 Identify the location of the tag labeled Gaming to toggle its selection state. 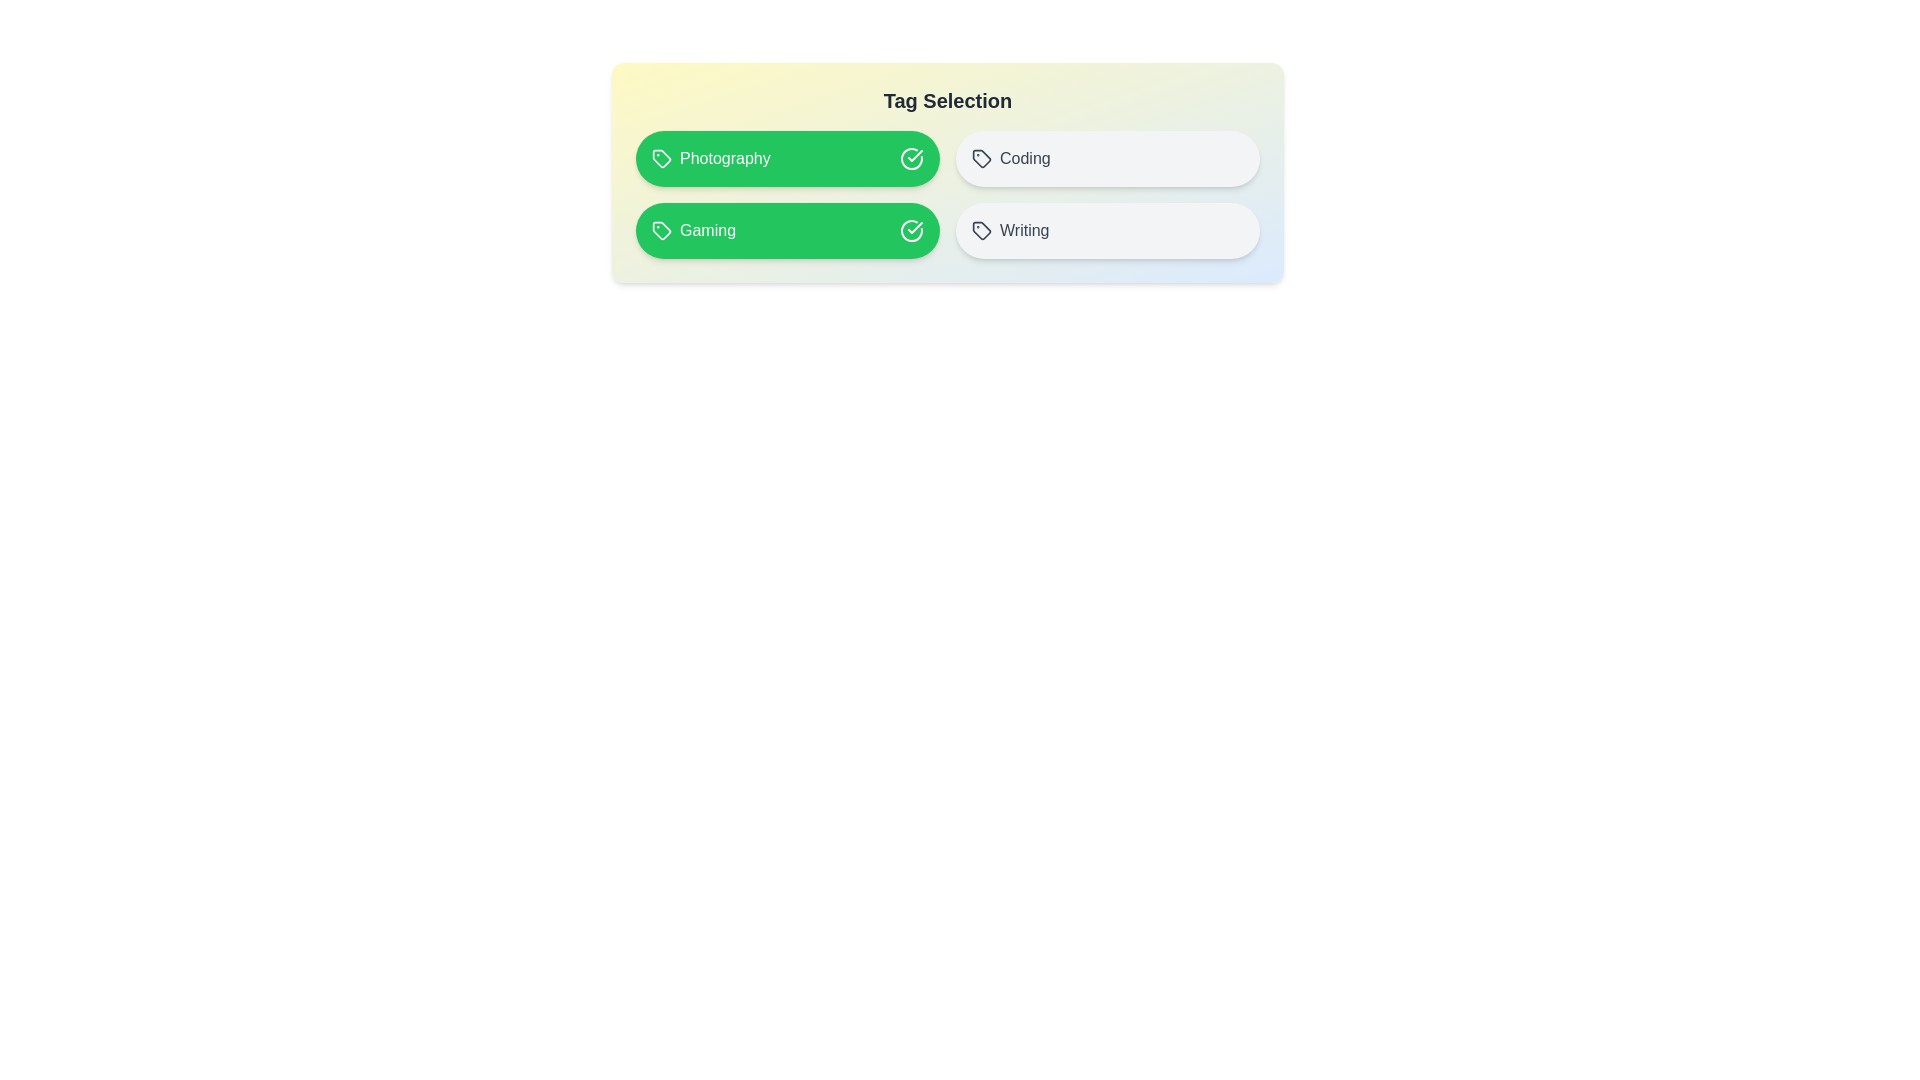
(786, 230).